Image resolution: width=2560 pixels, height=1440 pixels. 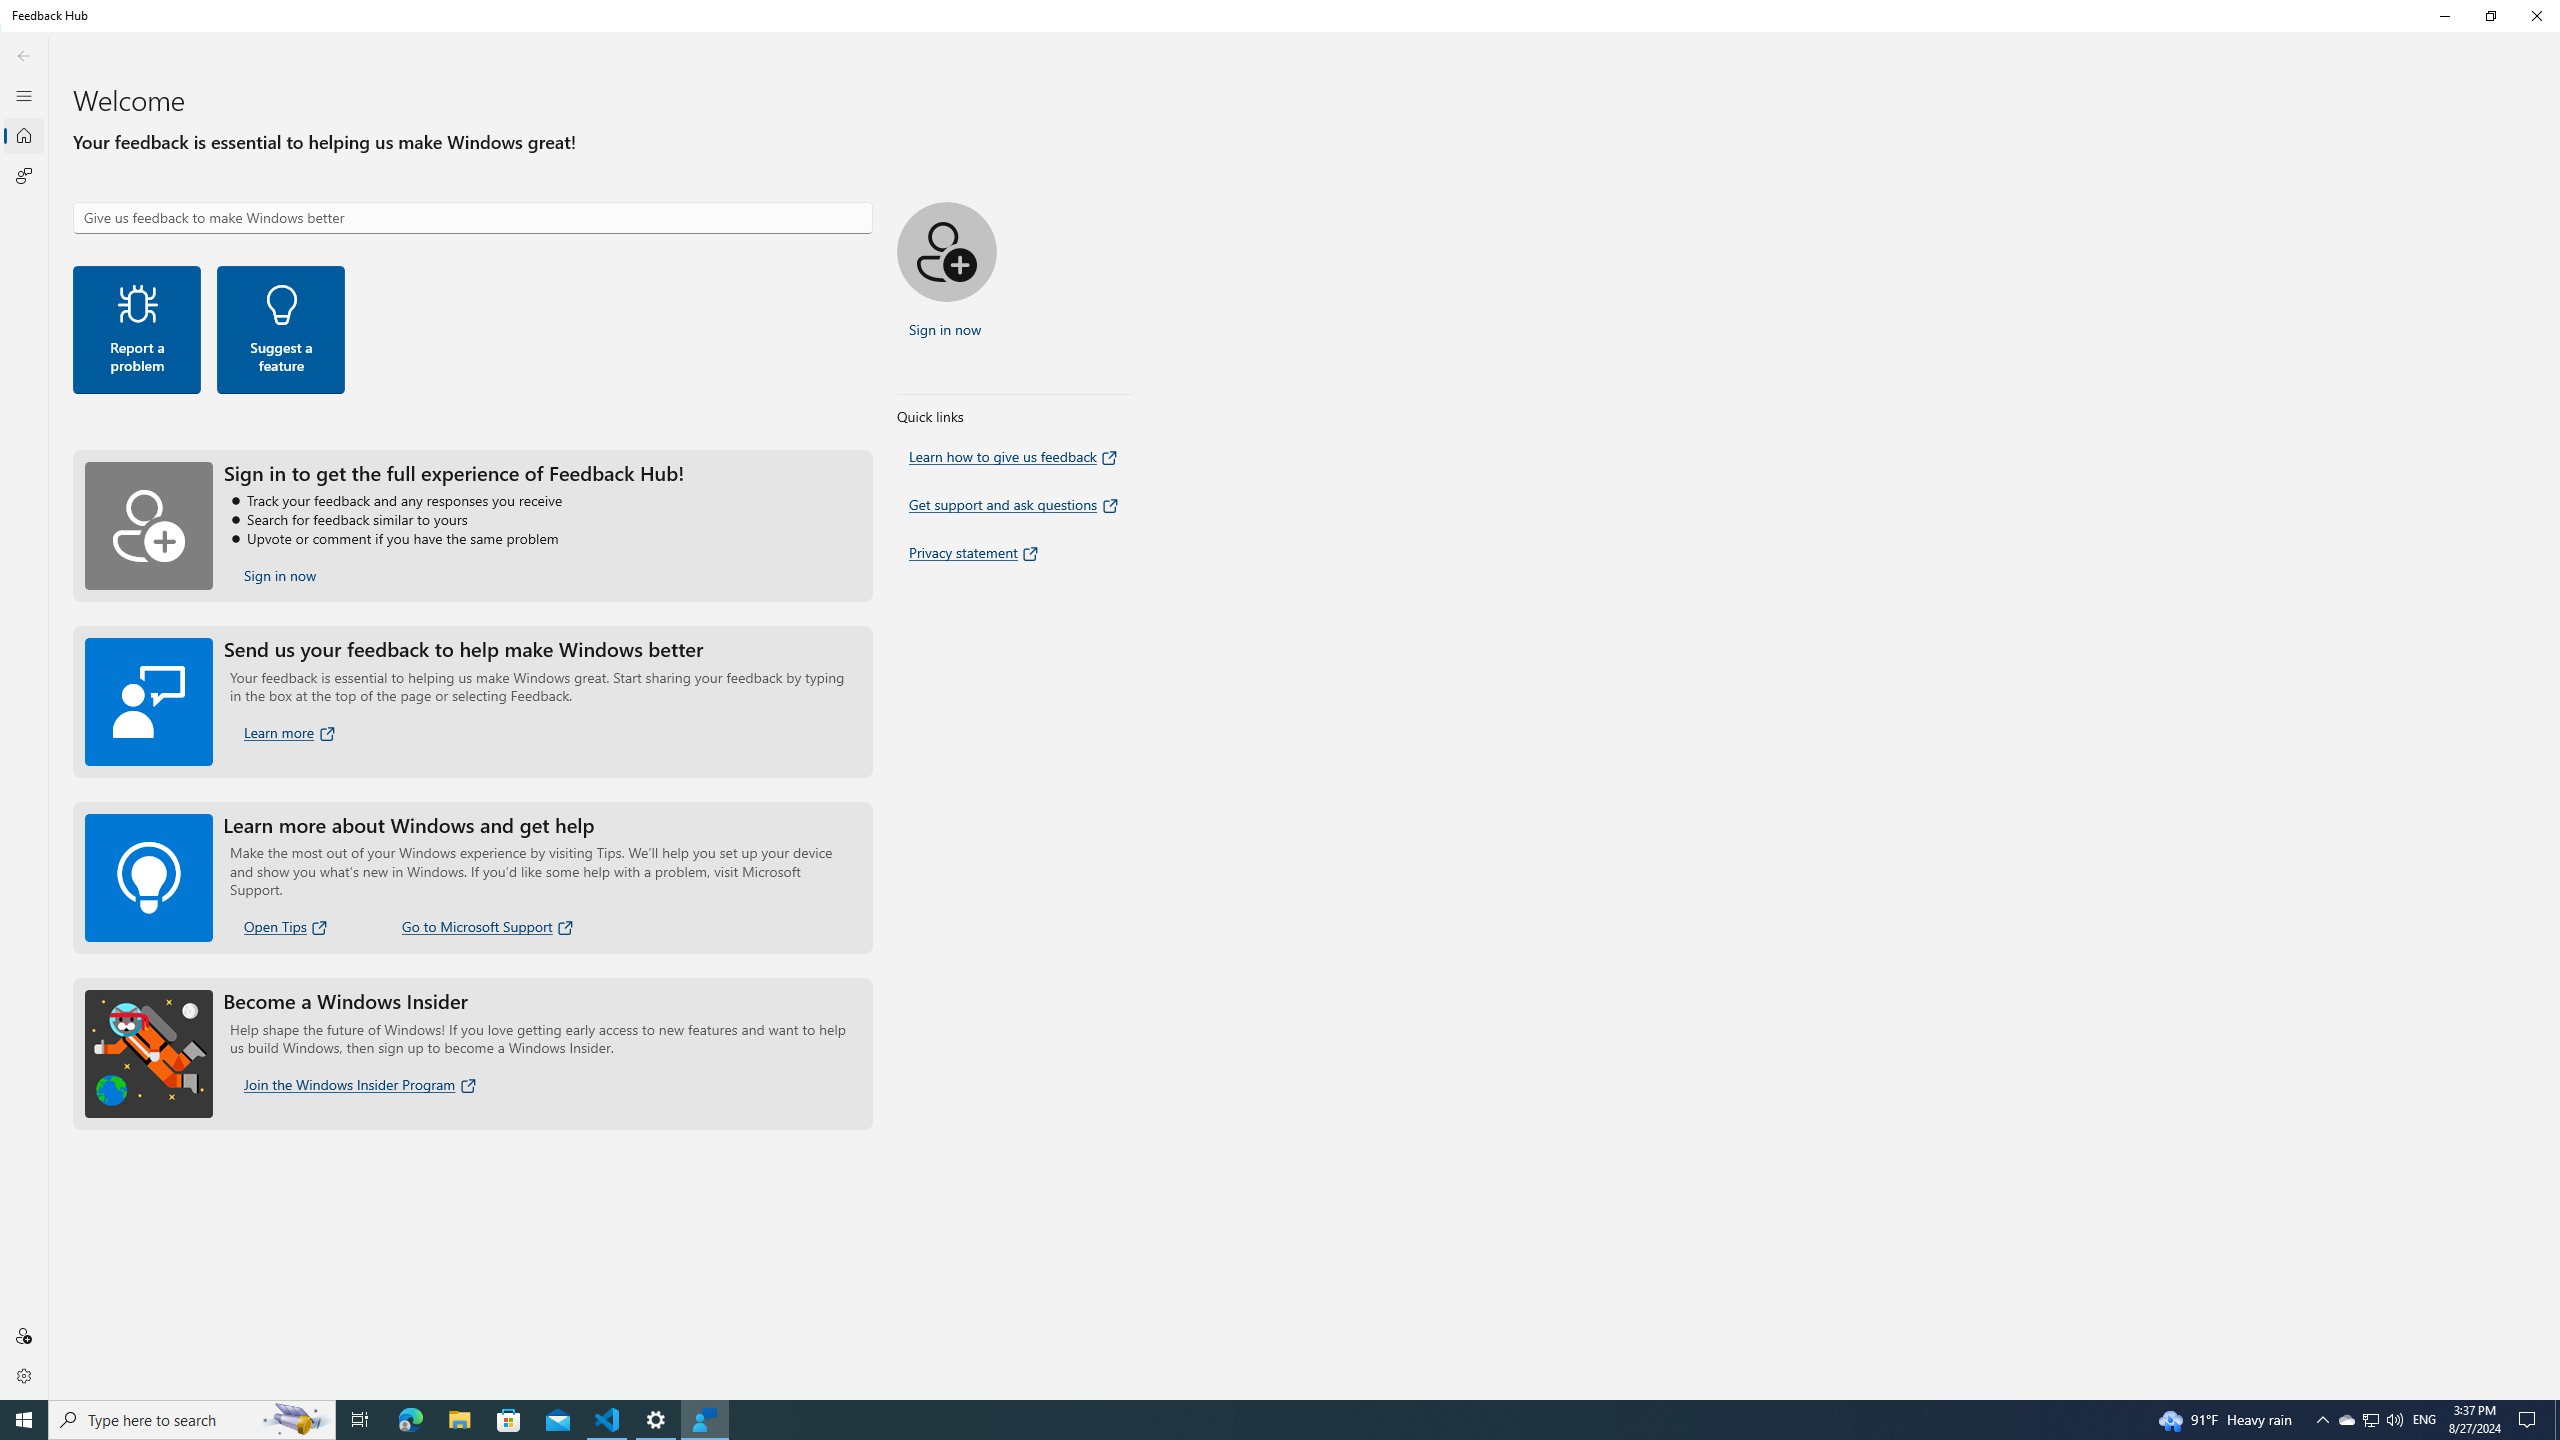 What do you see at coordinates (24, 135) in the screenshot?
I see `'Home'` at bounding box center [24, 135].